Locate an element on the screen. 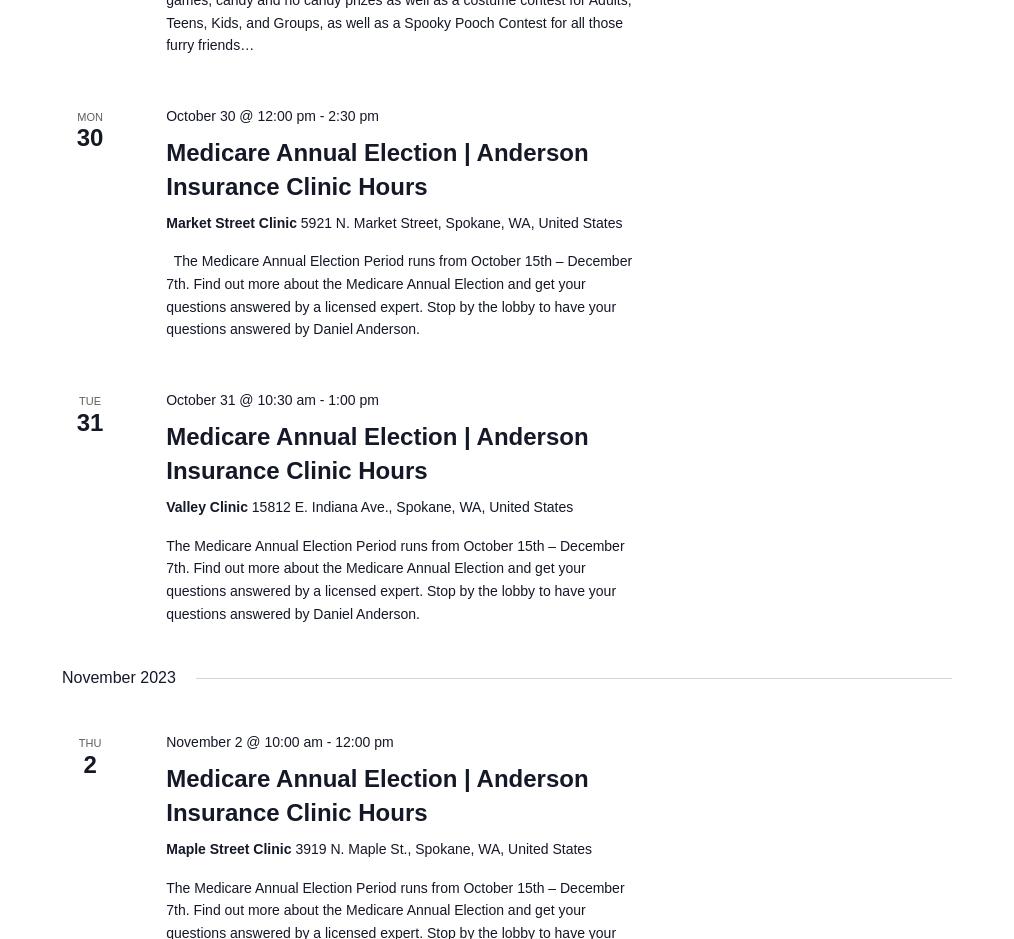 The image size is (1014, 939). '15812 E. Indiana Ave., Spokane, WA, United States' is located at coordinates (410, 506).